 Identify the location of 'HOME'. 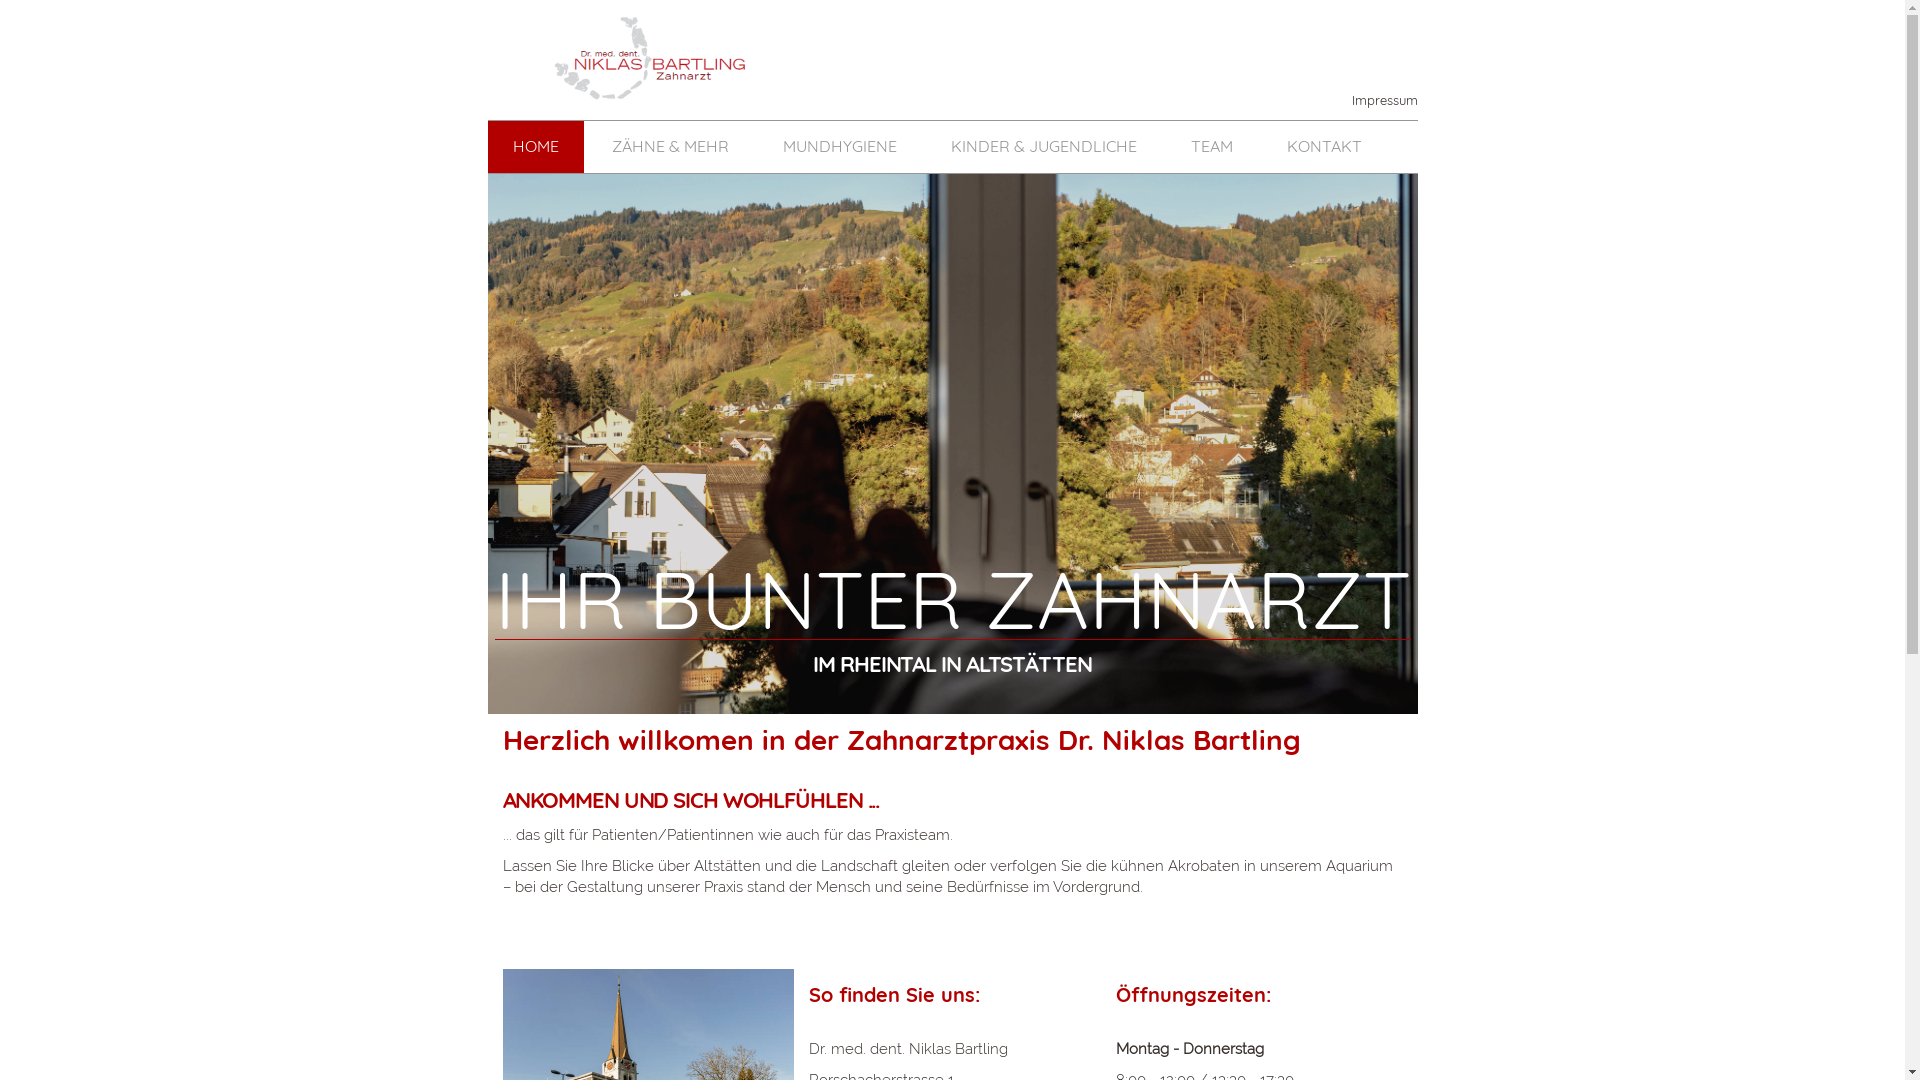
(536, 145).